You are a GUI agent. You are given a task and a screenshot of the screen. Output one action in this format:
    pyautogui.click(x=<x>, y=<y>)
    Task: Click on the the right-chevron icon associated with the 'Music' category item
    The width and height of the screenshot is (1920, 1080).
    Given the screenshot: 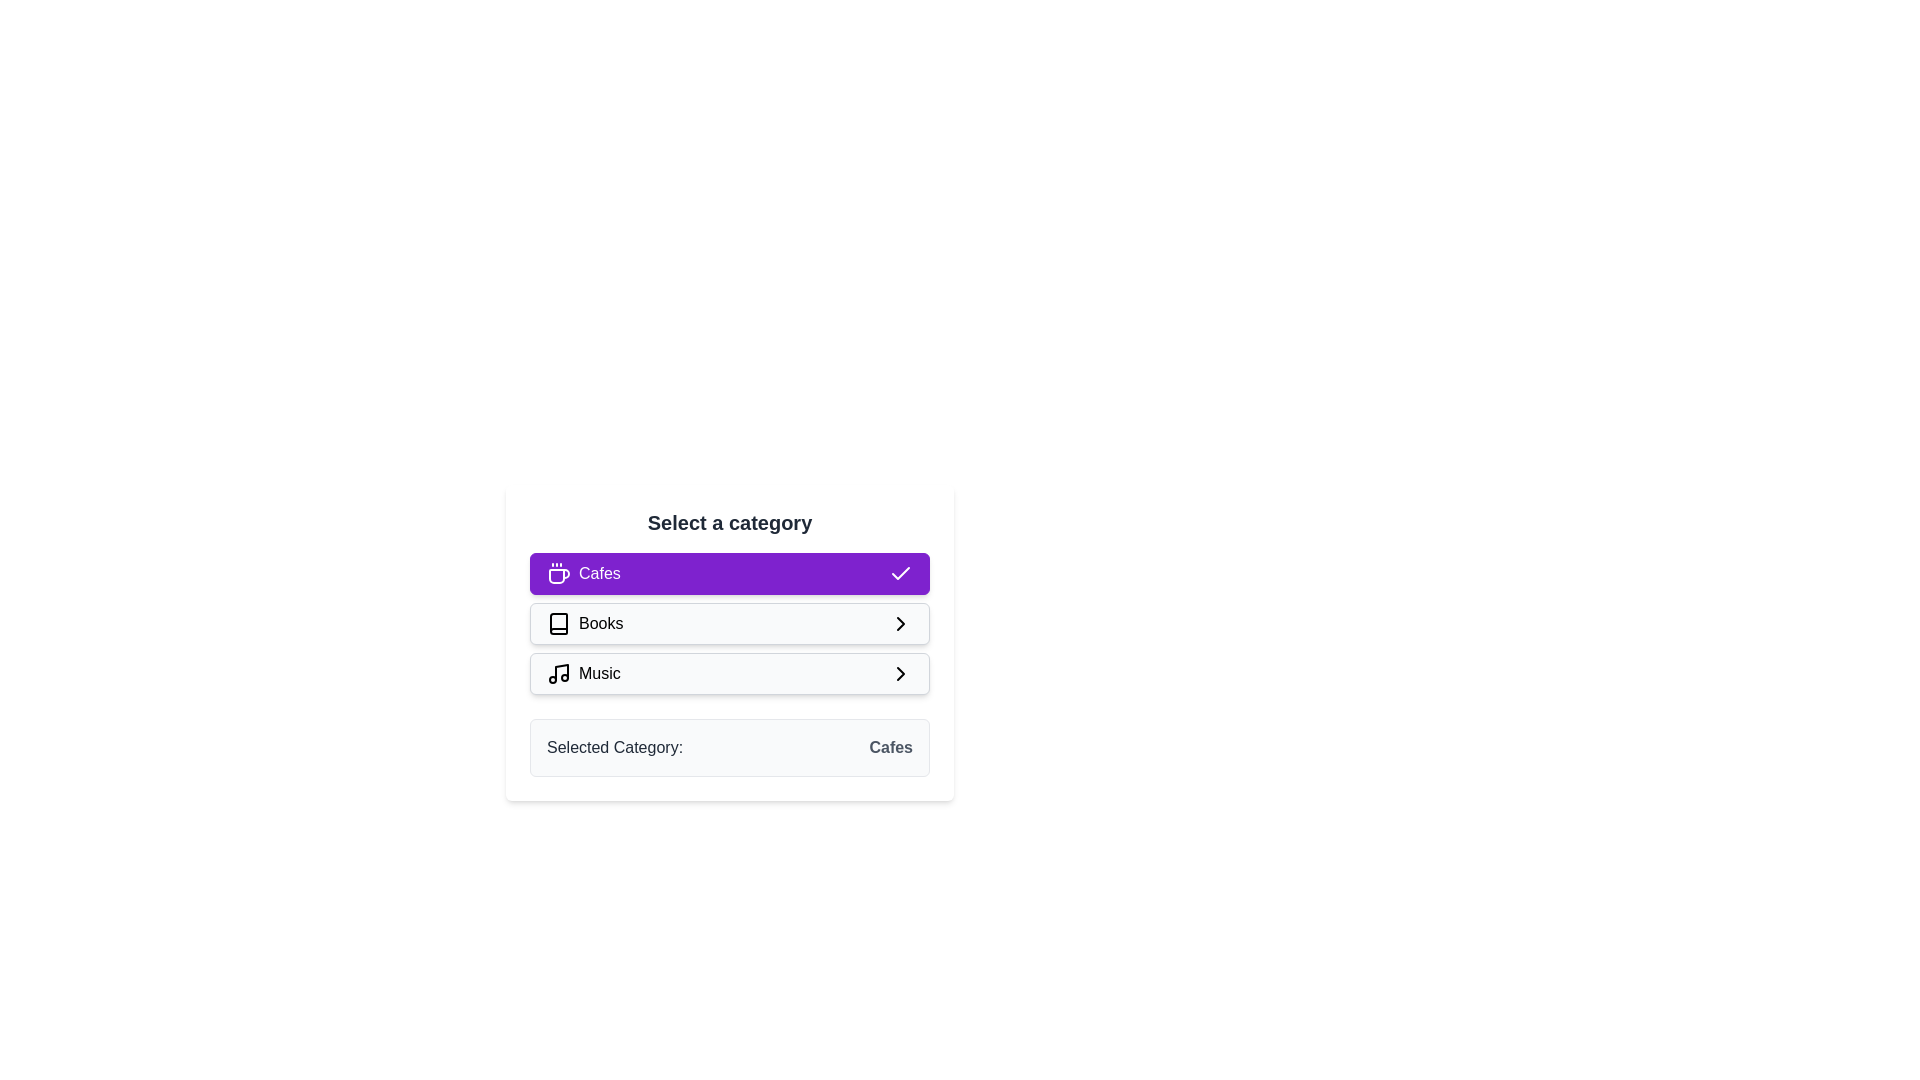 What is the action you would take?
    pyautogui.click(x=900, y=674)
    